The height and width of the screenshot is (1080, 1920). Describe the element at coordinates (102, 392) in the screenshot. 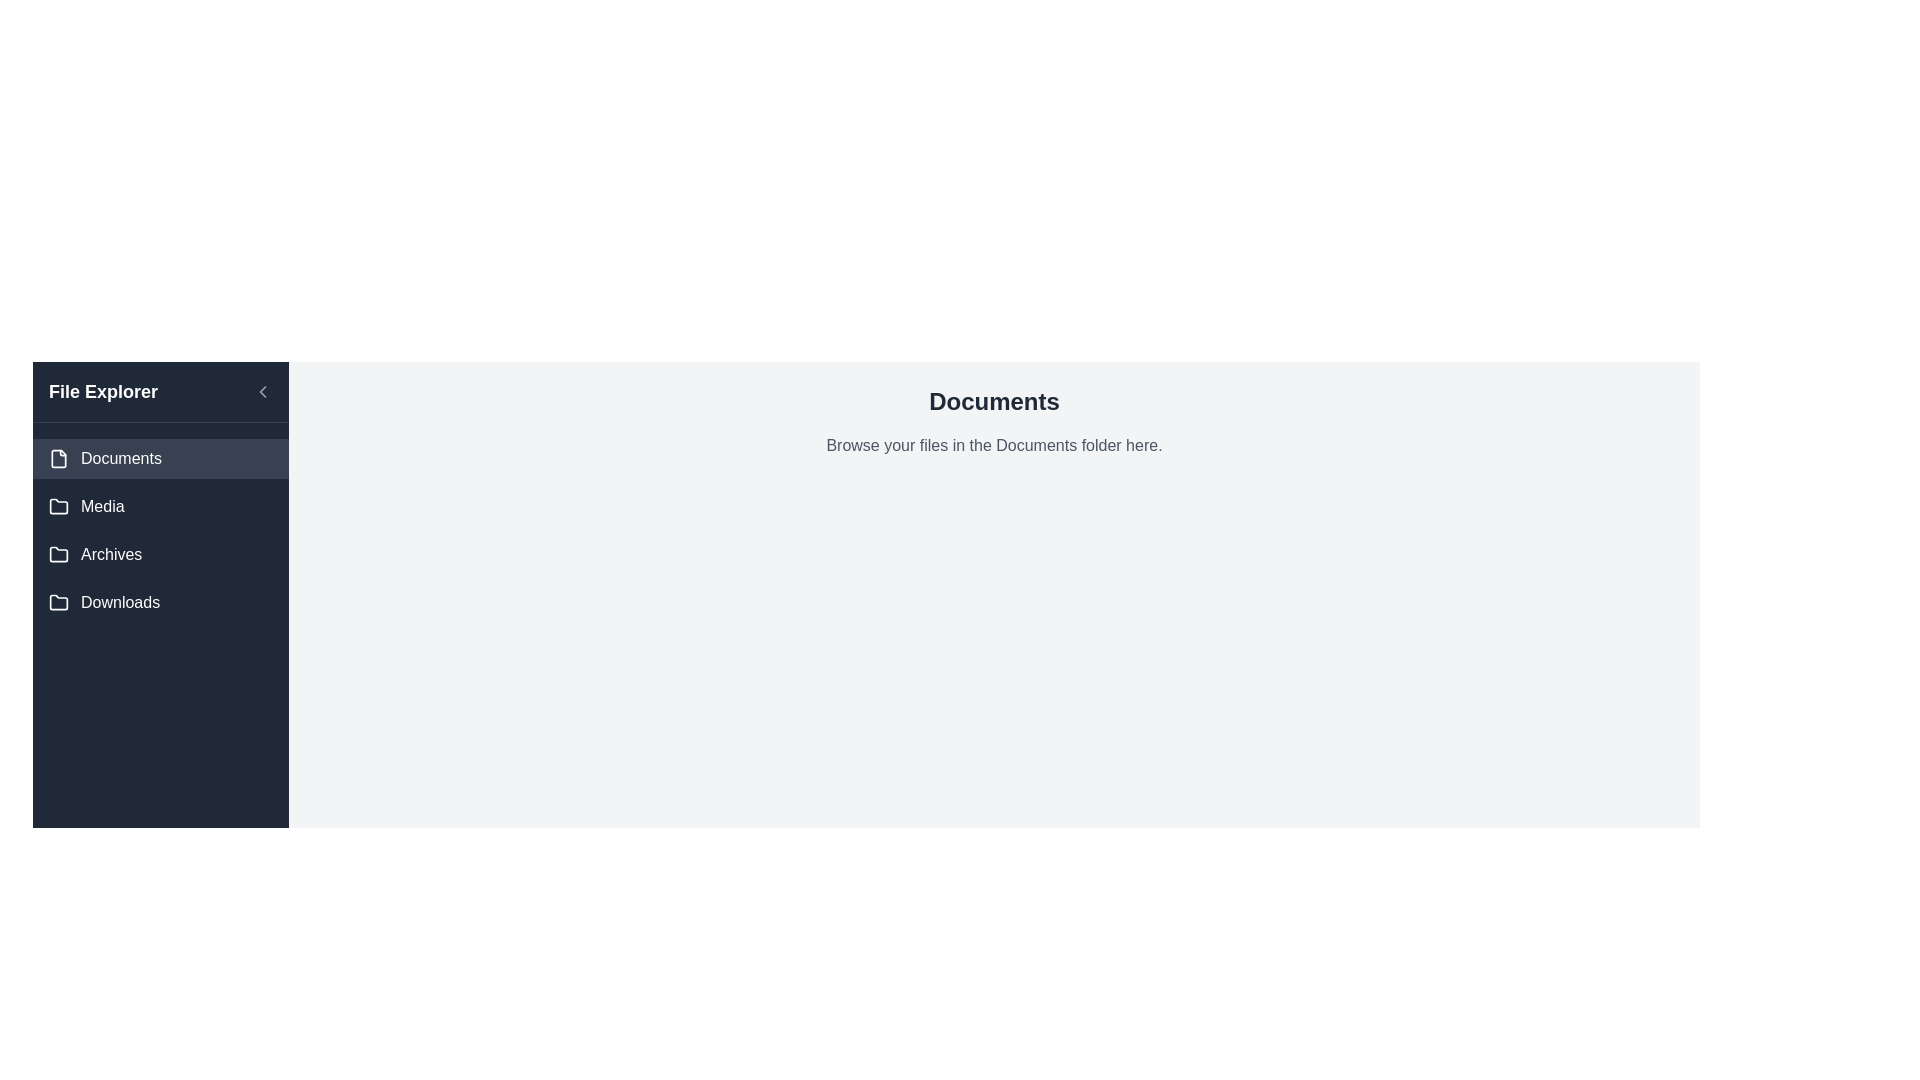

I see `the text label titled 'File Explorer', which is styled in bold font with a large text size on the left sidebar of the interface` at that location.